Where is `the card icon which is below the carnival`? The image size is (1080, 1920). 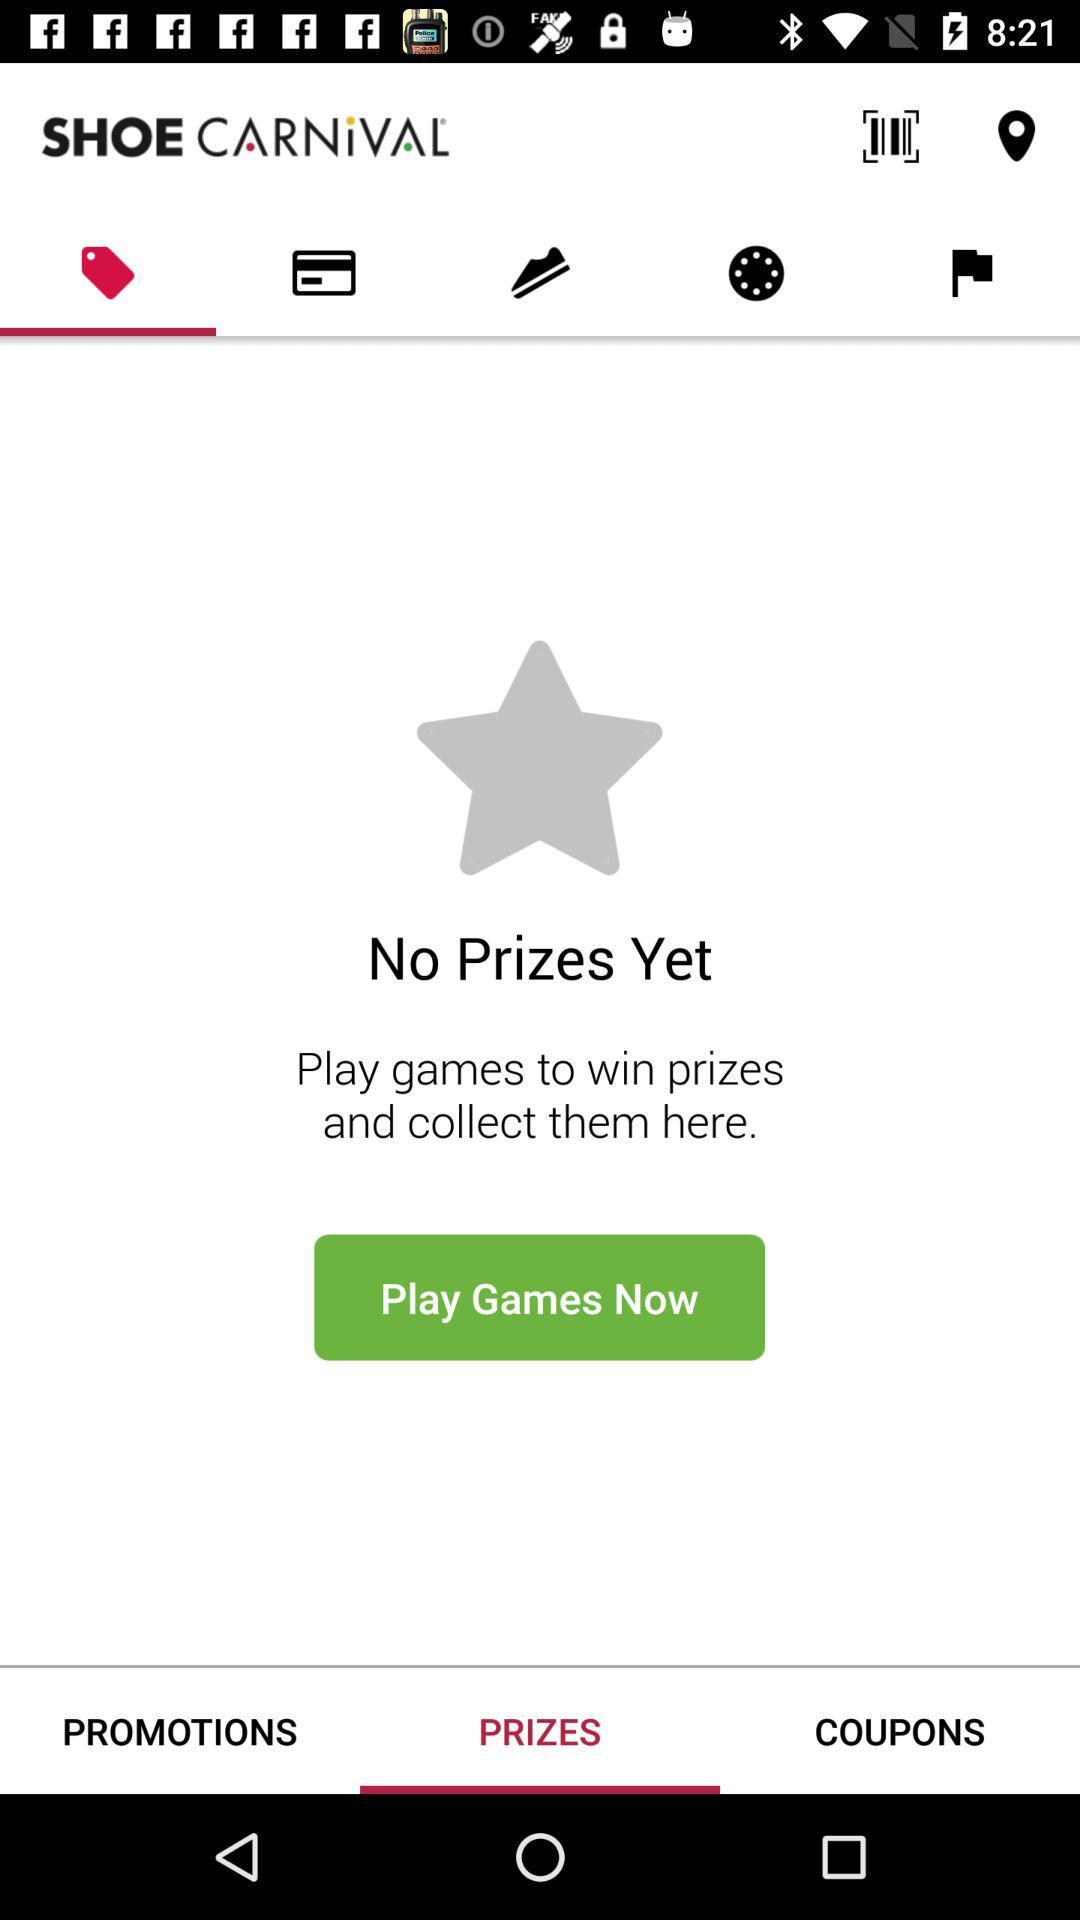 the card icon which is below the carnival is located at coordinates (323, 272).